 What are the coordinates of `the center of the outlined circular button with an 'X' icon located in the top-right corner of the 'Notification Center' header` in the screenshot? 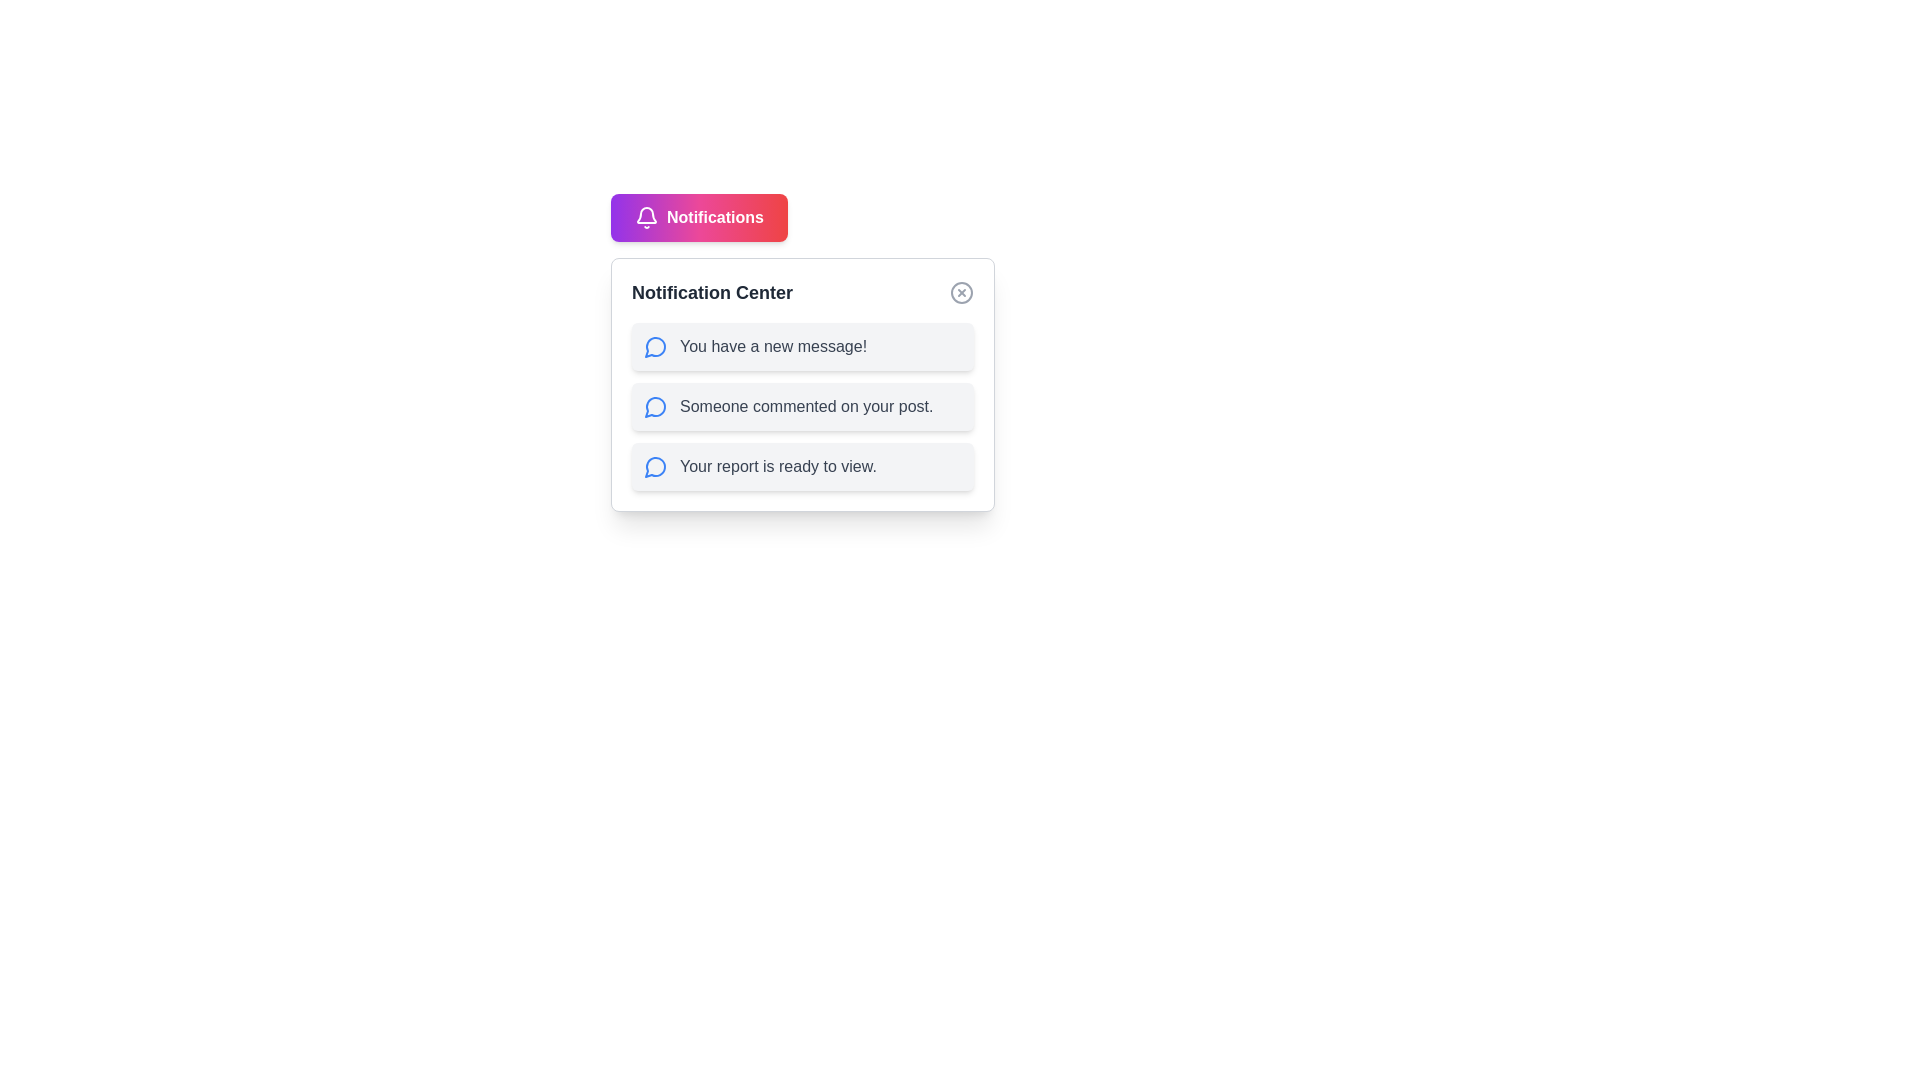 It's located at (961, 293).